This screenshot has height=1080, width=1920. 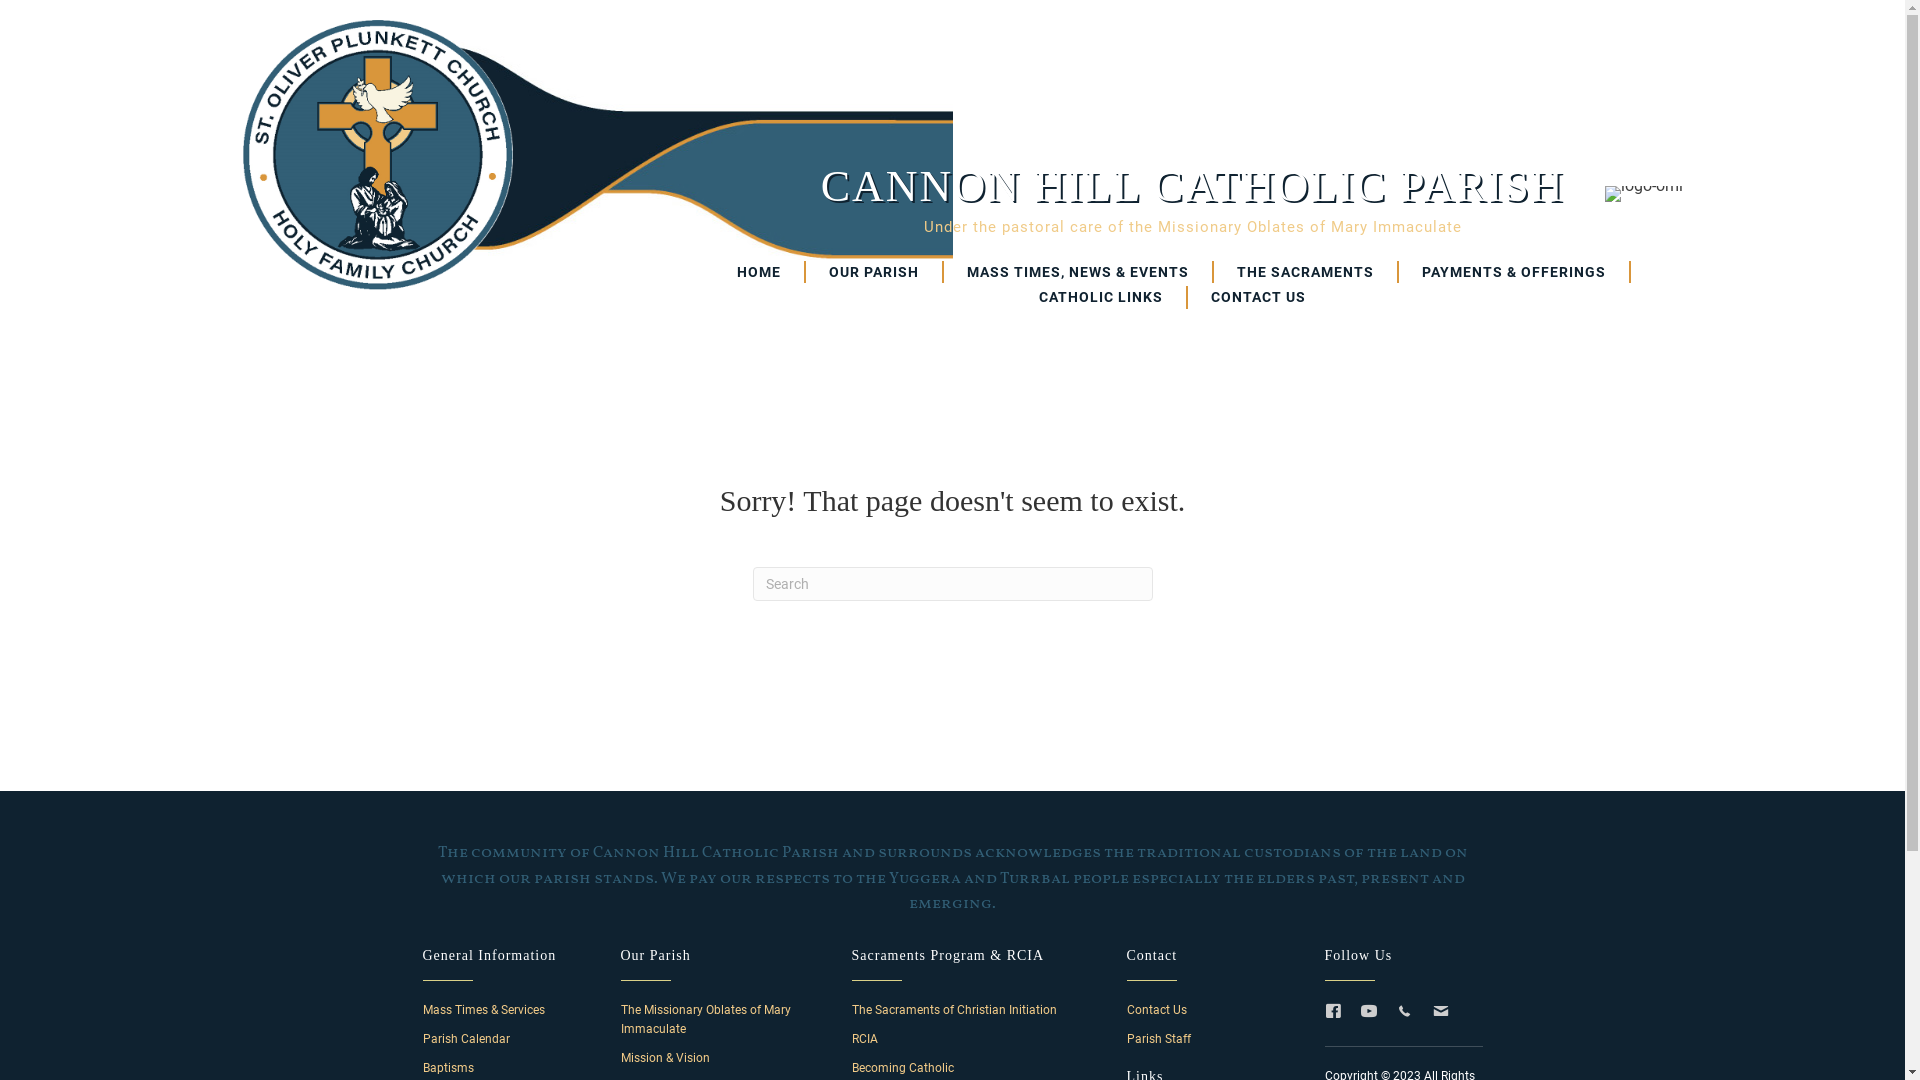 I want to click on 'logo-omi', so click(x=1642, y=193).